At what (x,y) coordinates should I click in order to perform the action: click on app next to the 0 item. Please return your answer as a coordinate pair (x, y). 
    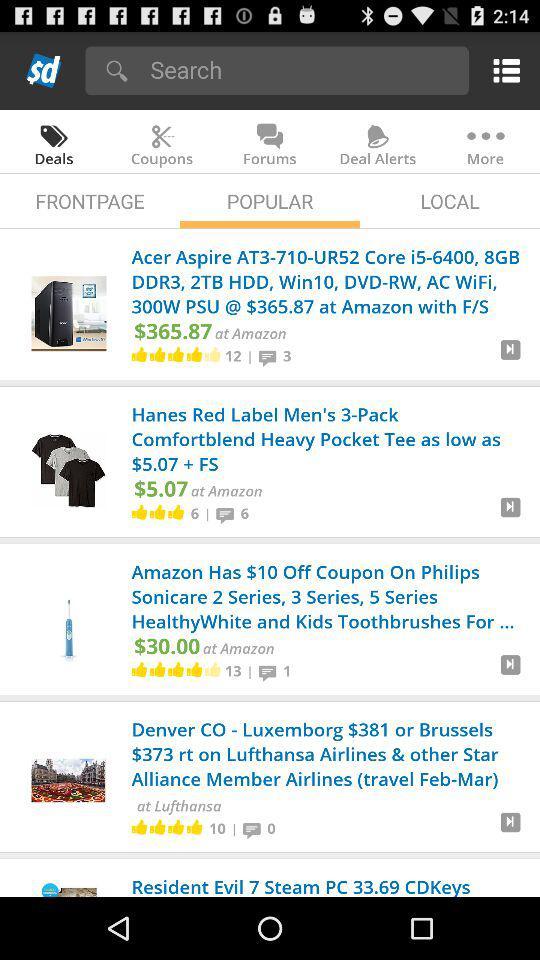
    Looking at the image, I should click on (255, 828).